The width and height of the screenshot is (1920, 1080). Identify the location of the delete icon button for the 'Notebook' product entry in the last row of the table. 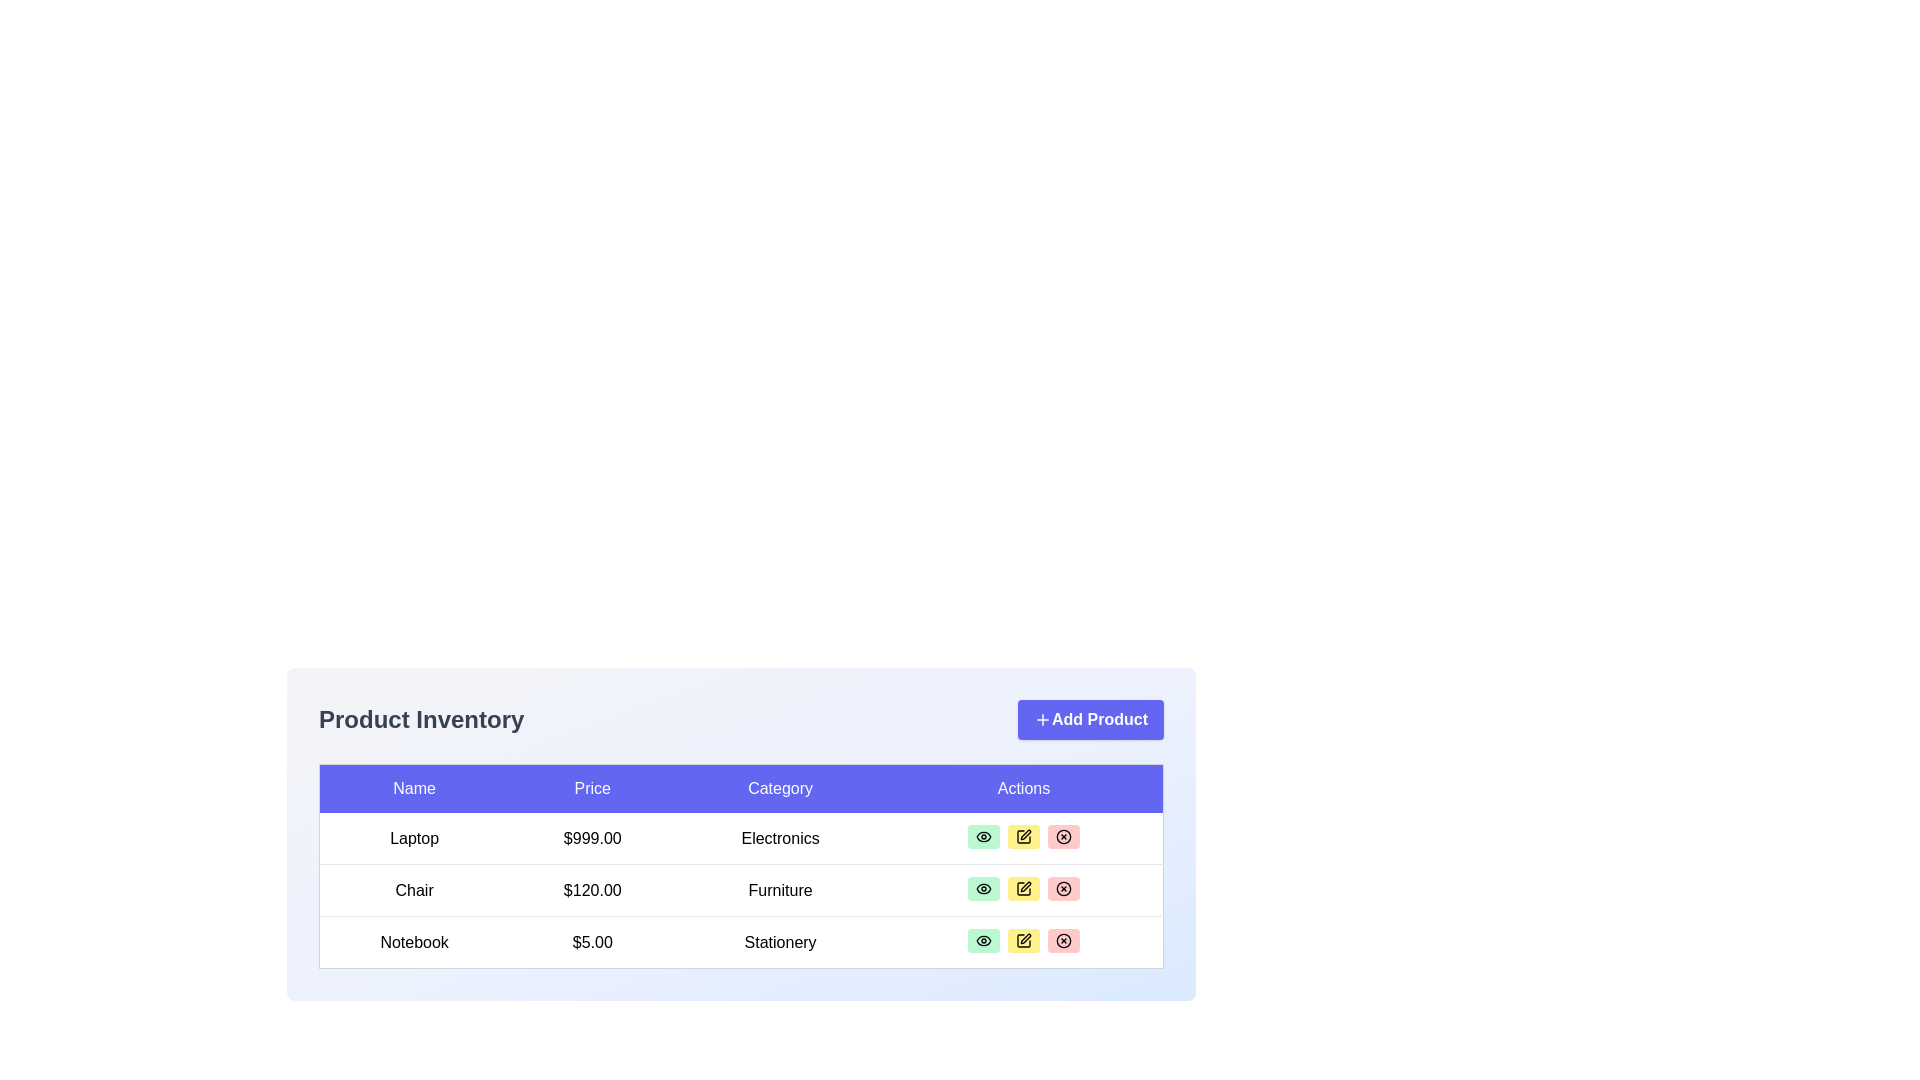
(1062, 941).